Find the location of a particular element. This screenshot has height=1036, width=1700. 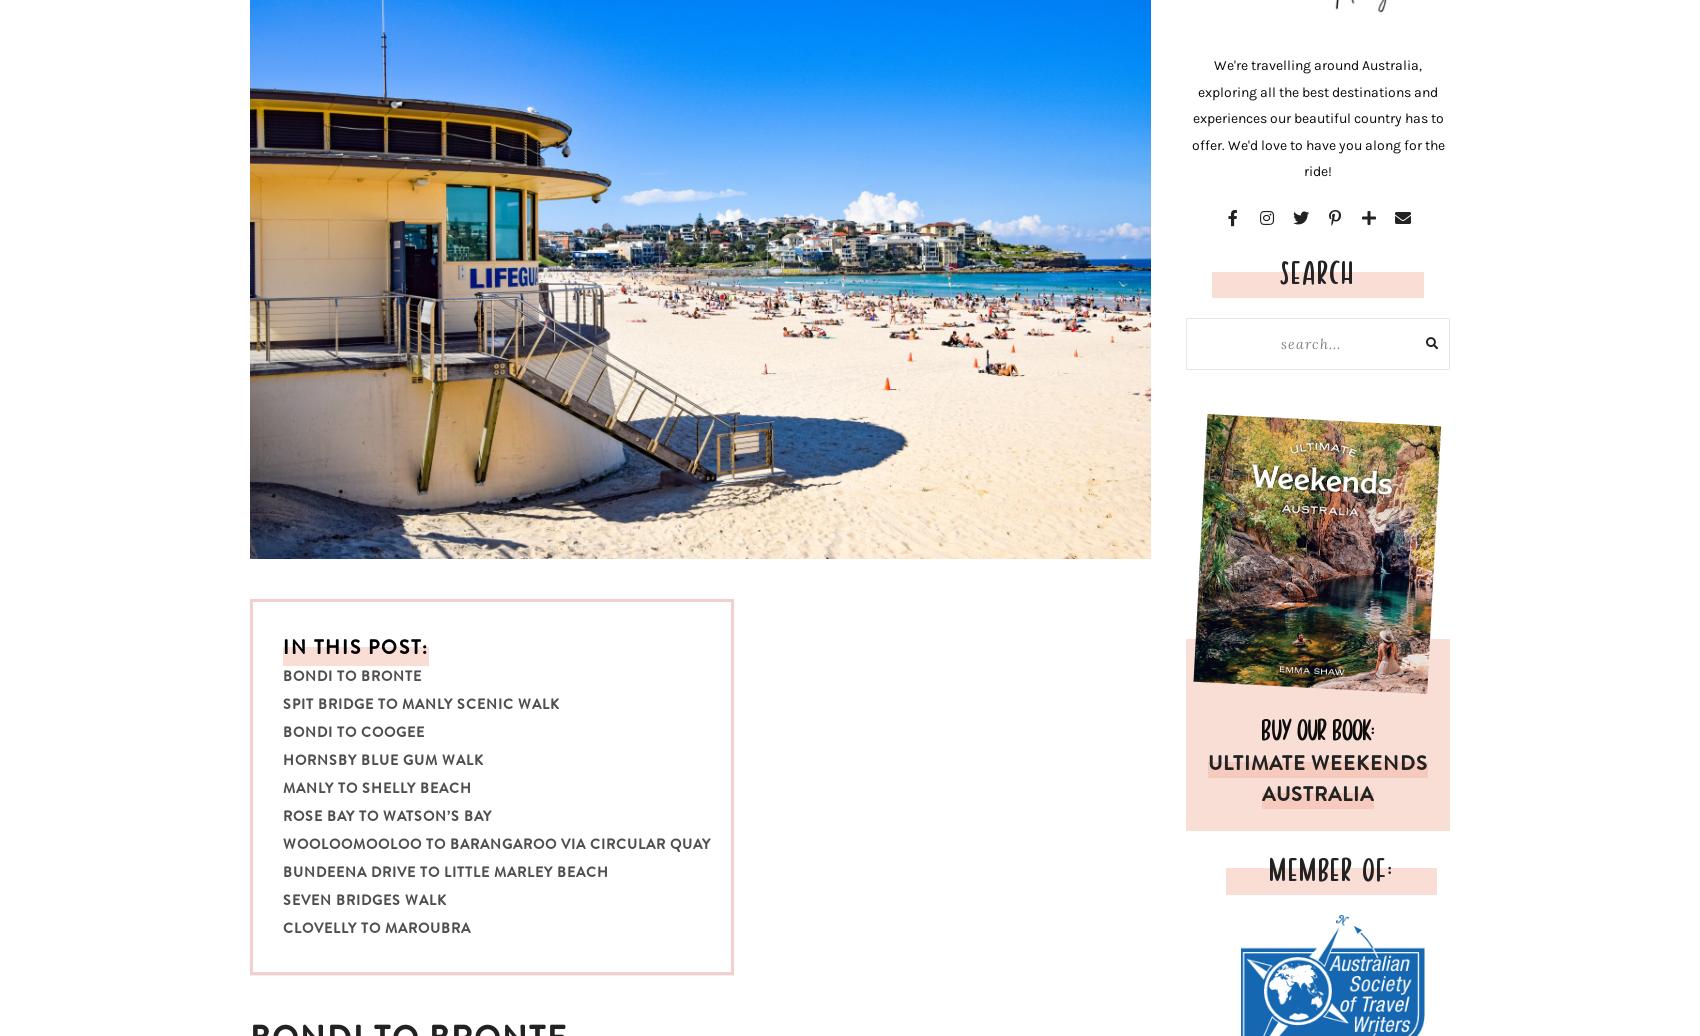

'BUY OUR BOOK:' is located at coordinates (1260, 726).